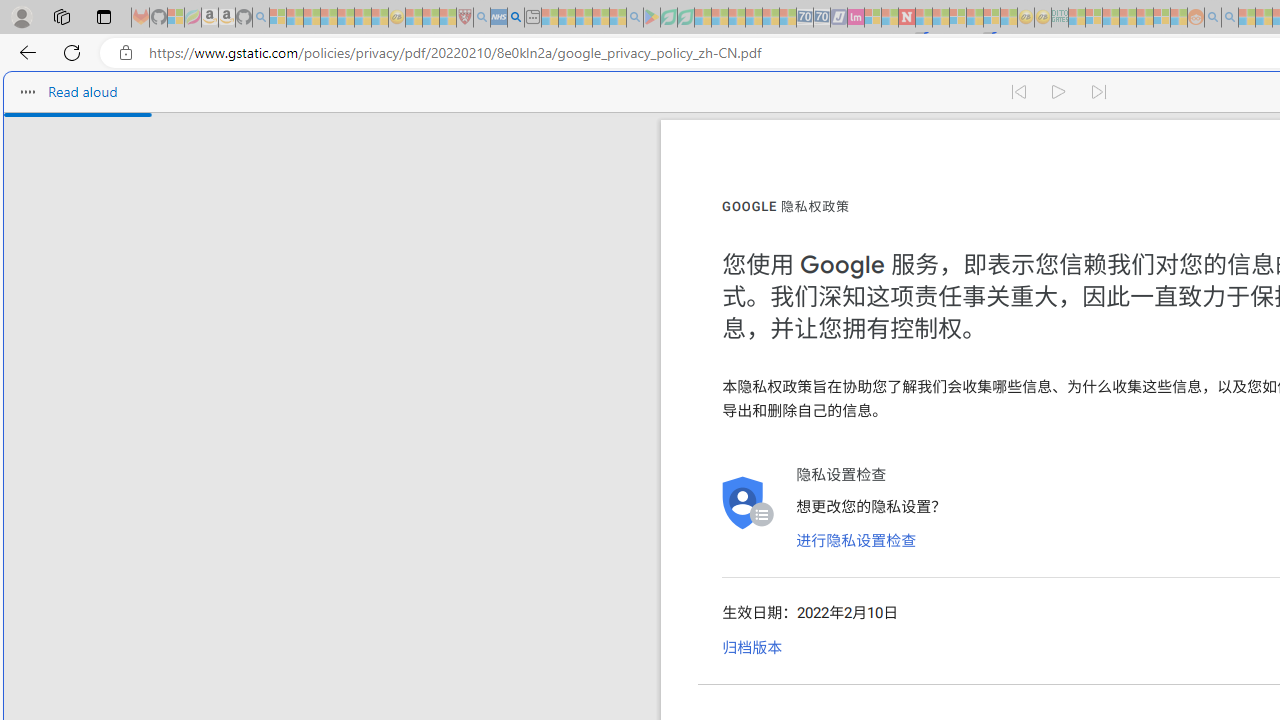 The width and height of the screenshot is (1280, 720). Describe the element at coordinates (1144, 17) in the screenshot. I see `'Kinda Frugal - MSN - Sleeping'` at that location.